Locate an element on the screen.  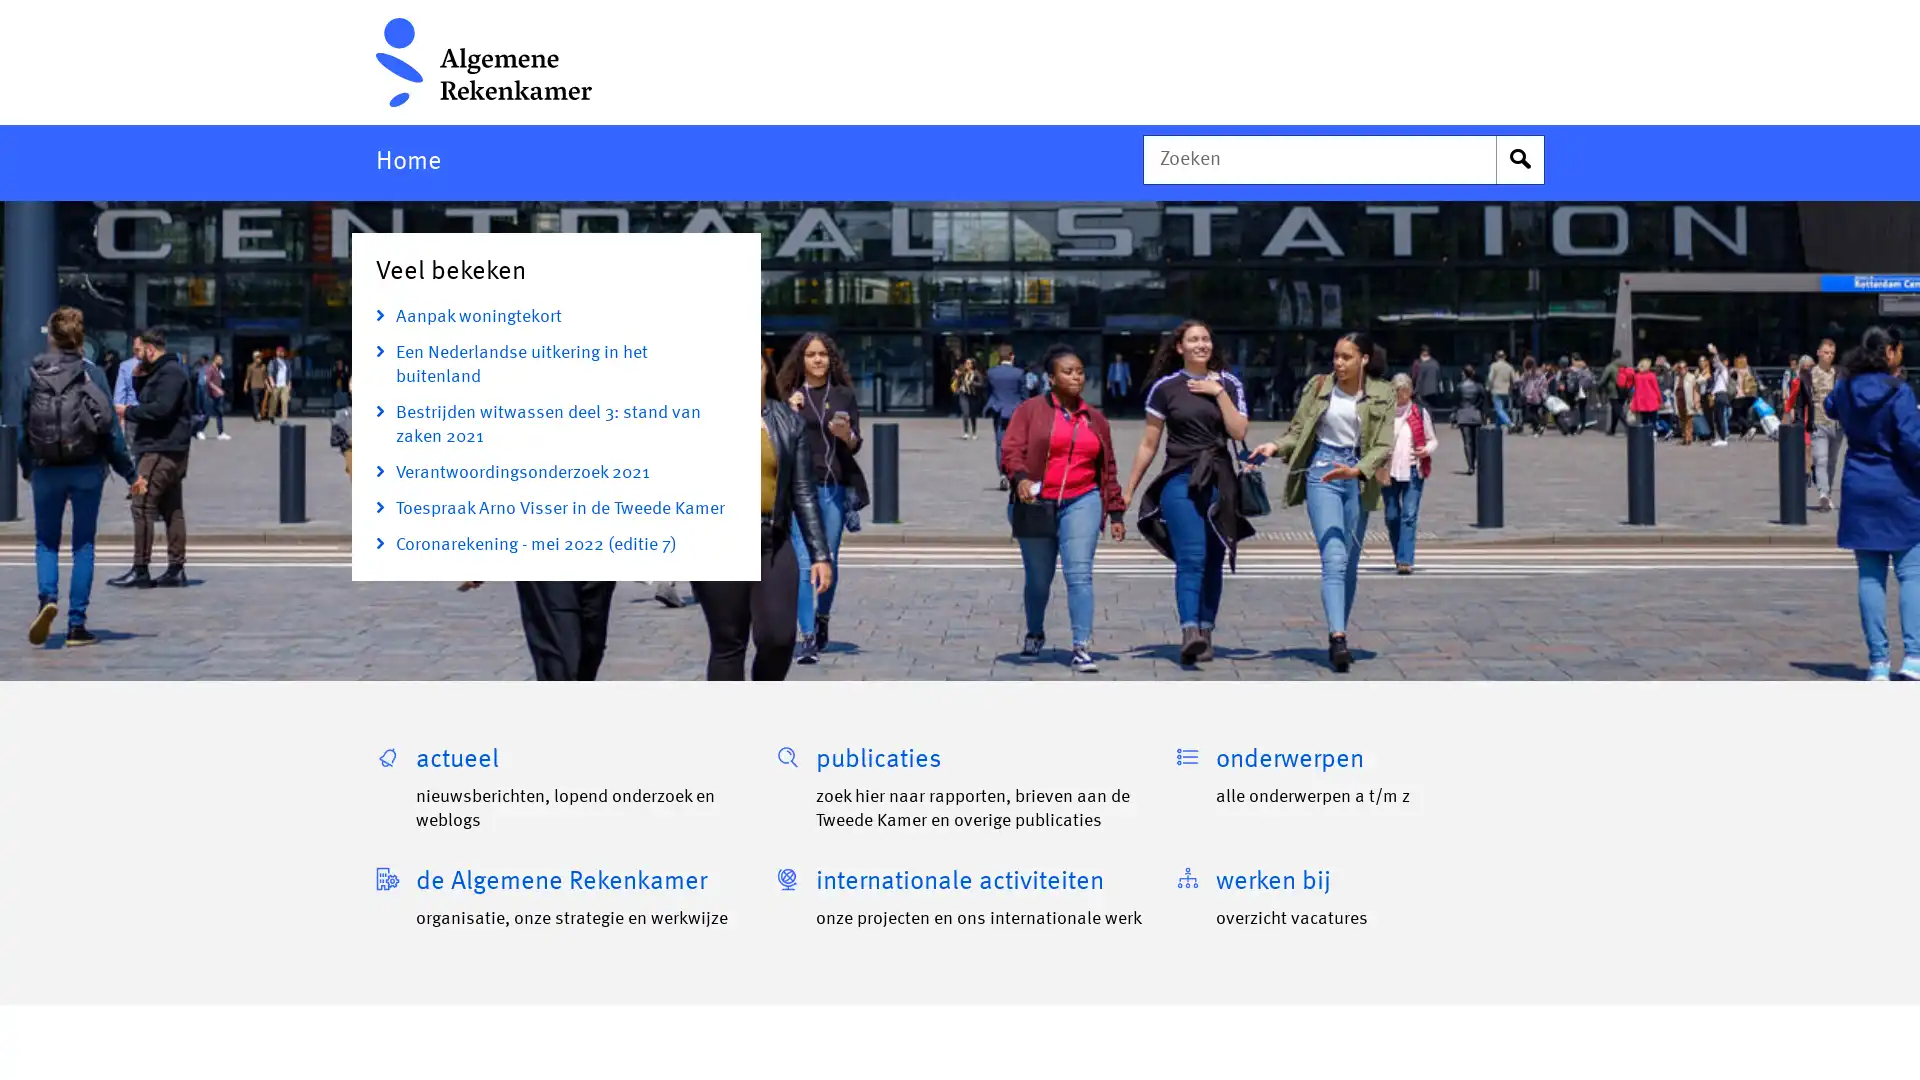
Start zoeken is located at coordinates (1520, 158).